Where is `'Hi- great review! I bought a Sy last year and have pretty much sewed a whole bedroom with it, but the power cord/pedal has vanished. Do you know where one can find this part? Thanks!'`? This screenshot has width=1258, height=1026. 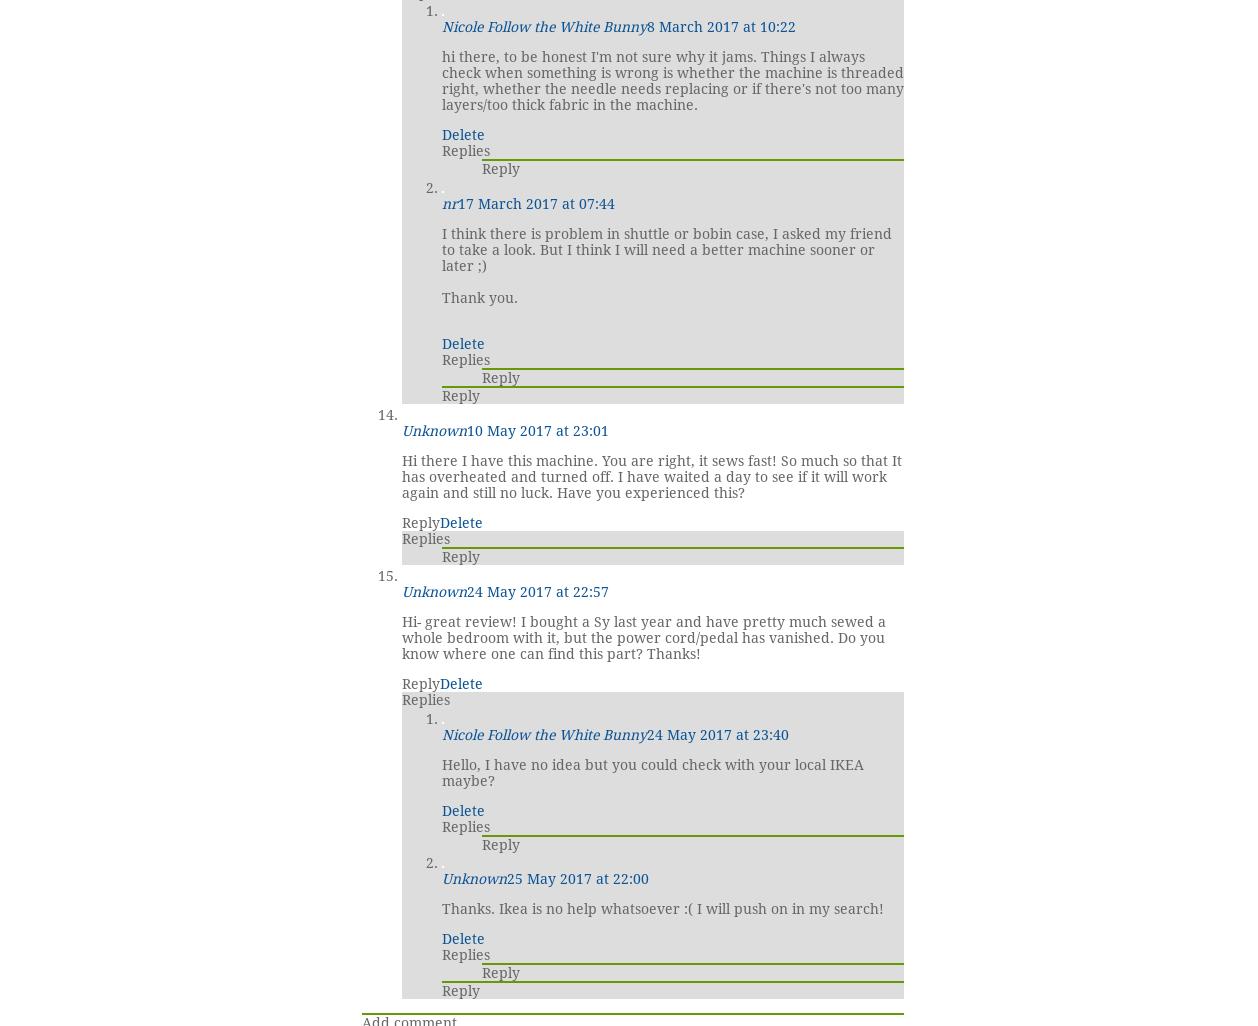 'Hi- great review! I bought a Sy last year and have pretty much sewed a whole bedroom with it, but the power cord/pedal has vanished. Do you know where one can find this part? Thanks!' is located at coordinates (643, 637).